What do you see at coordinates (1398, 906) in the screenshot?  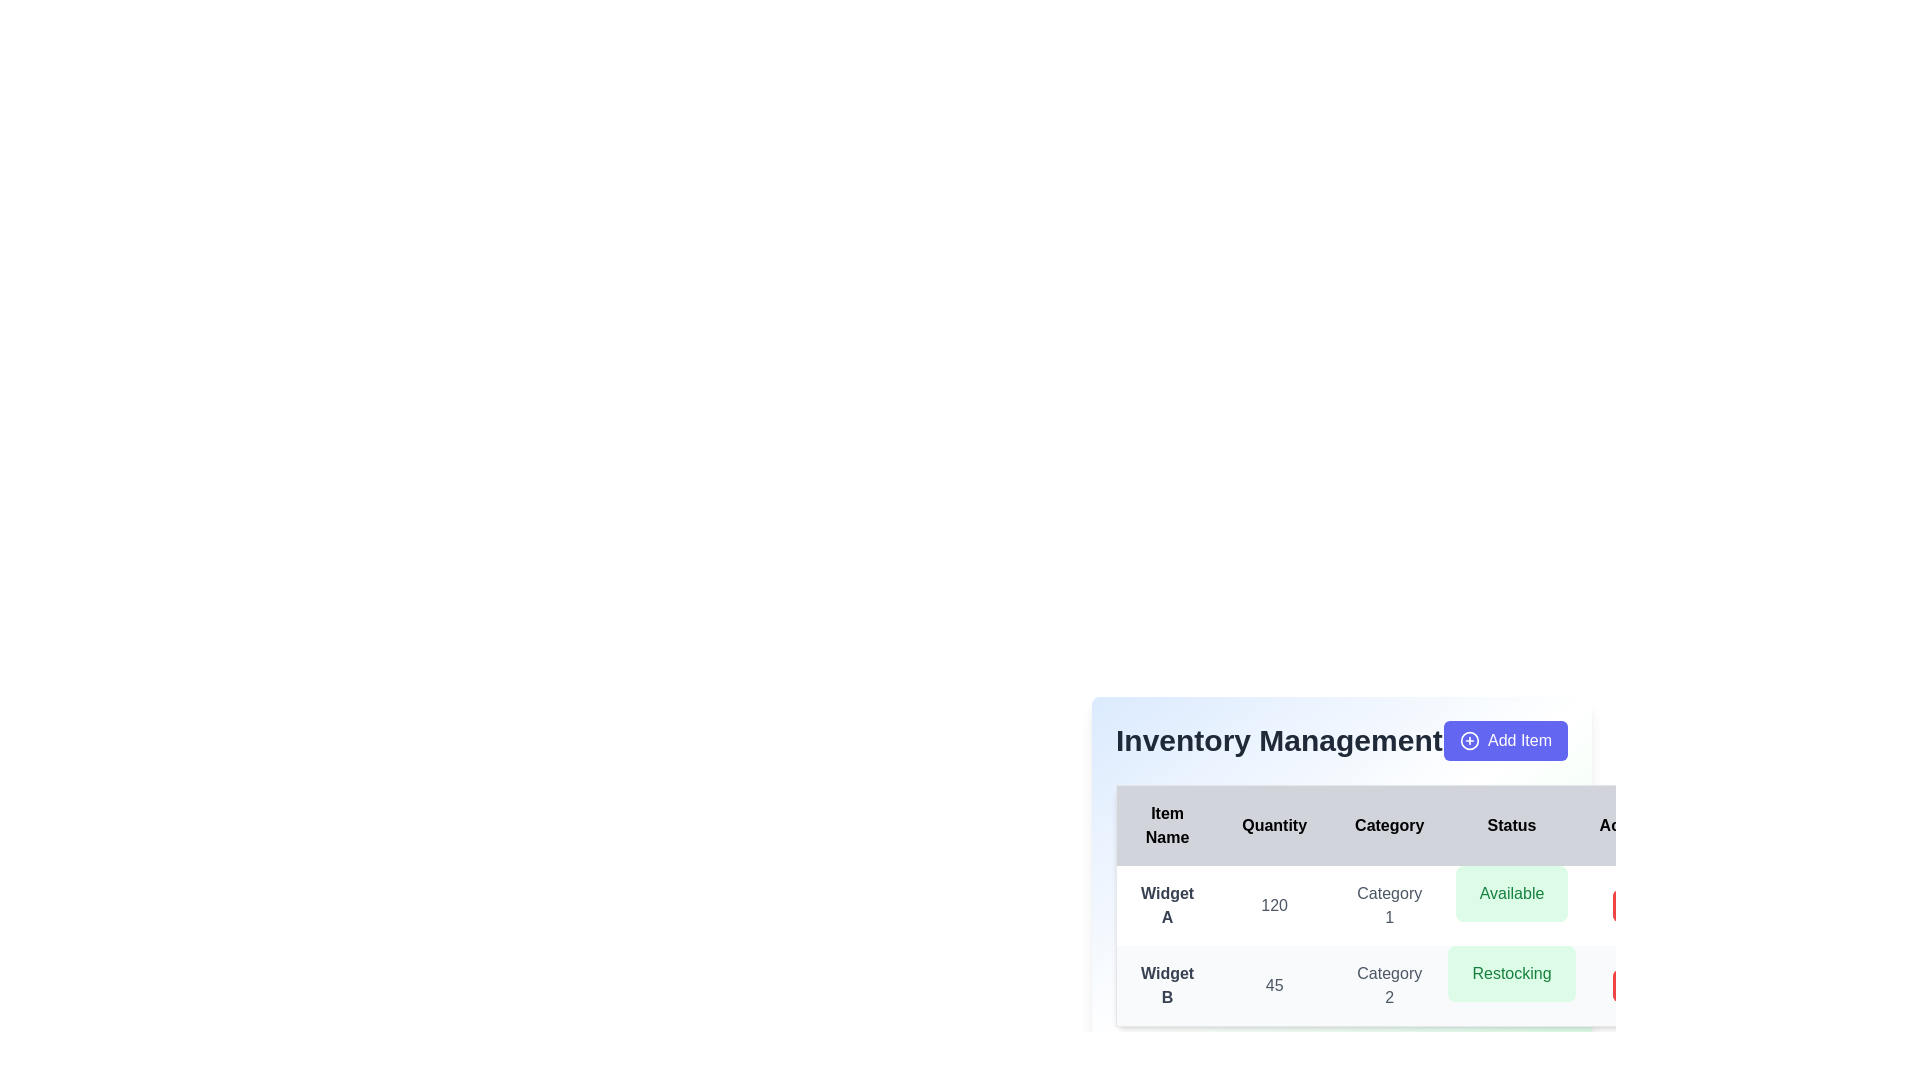 I see `text within each cell of the inventory items data table located centrally below the 'Inventory Management' header` at bounding box center [1398, 906].